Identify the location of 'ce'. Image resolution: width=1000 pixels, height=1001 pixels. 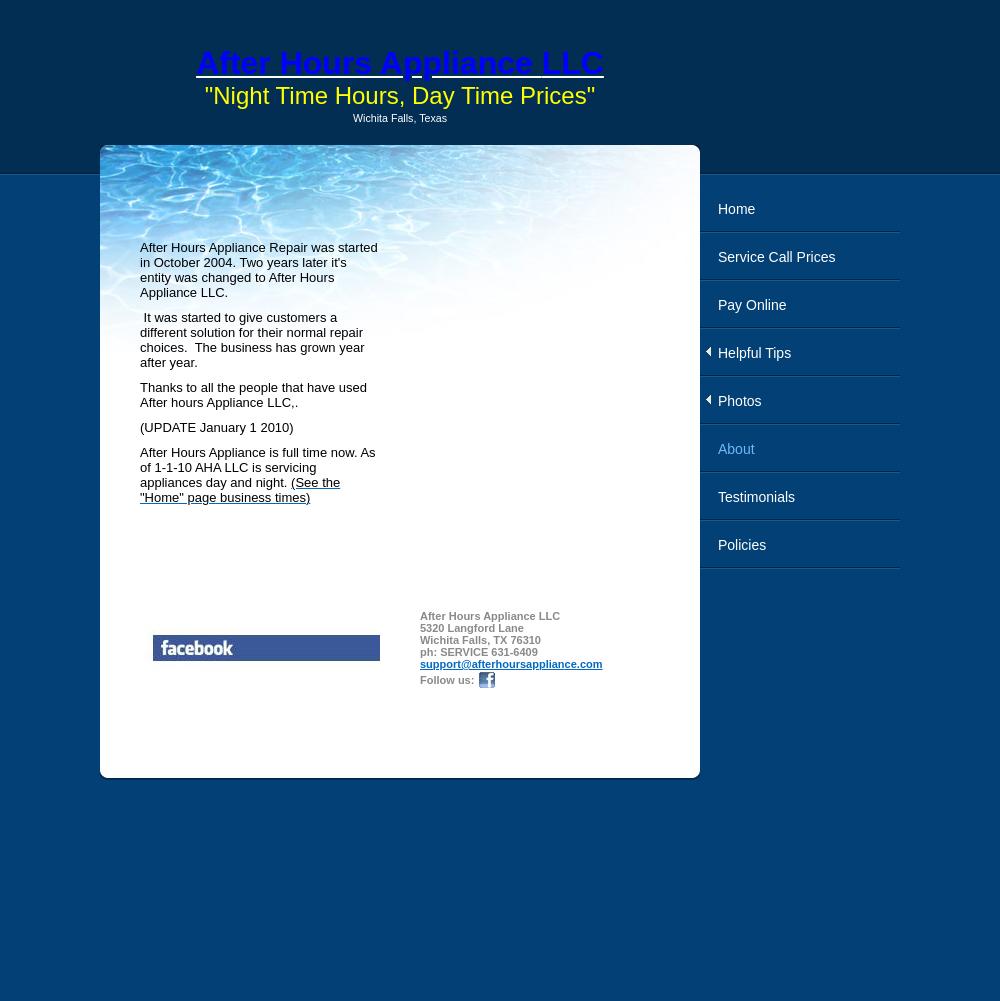
(563, 662).